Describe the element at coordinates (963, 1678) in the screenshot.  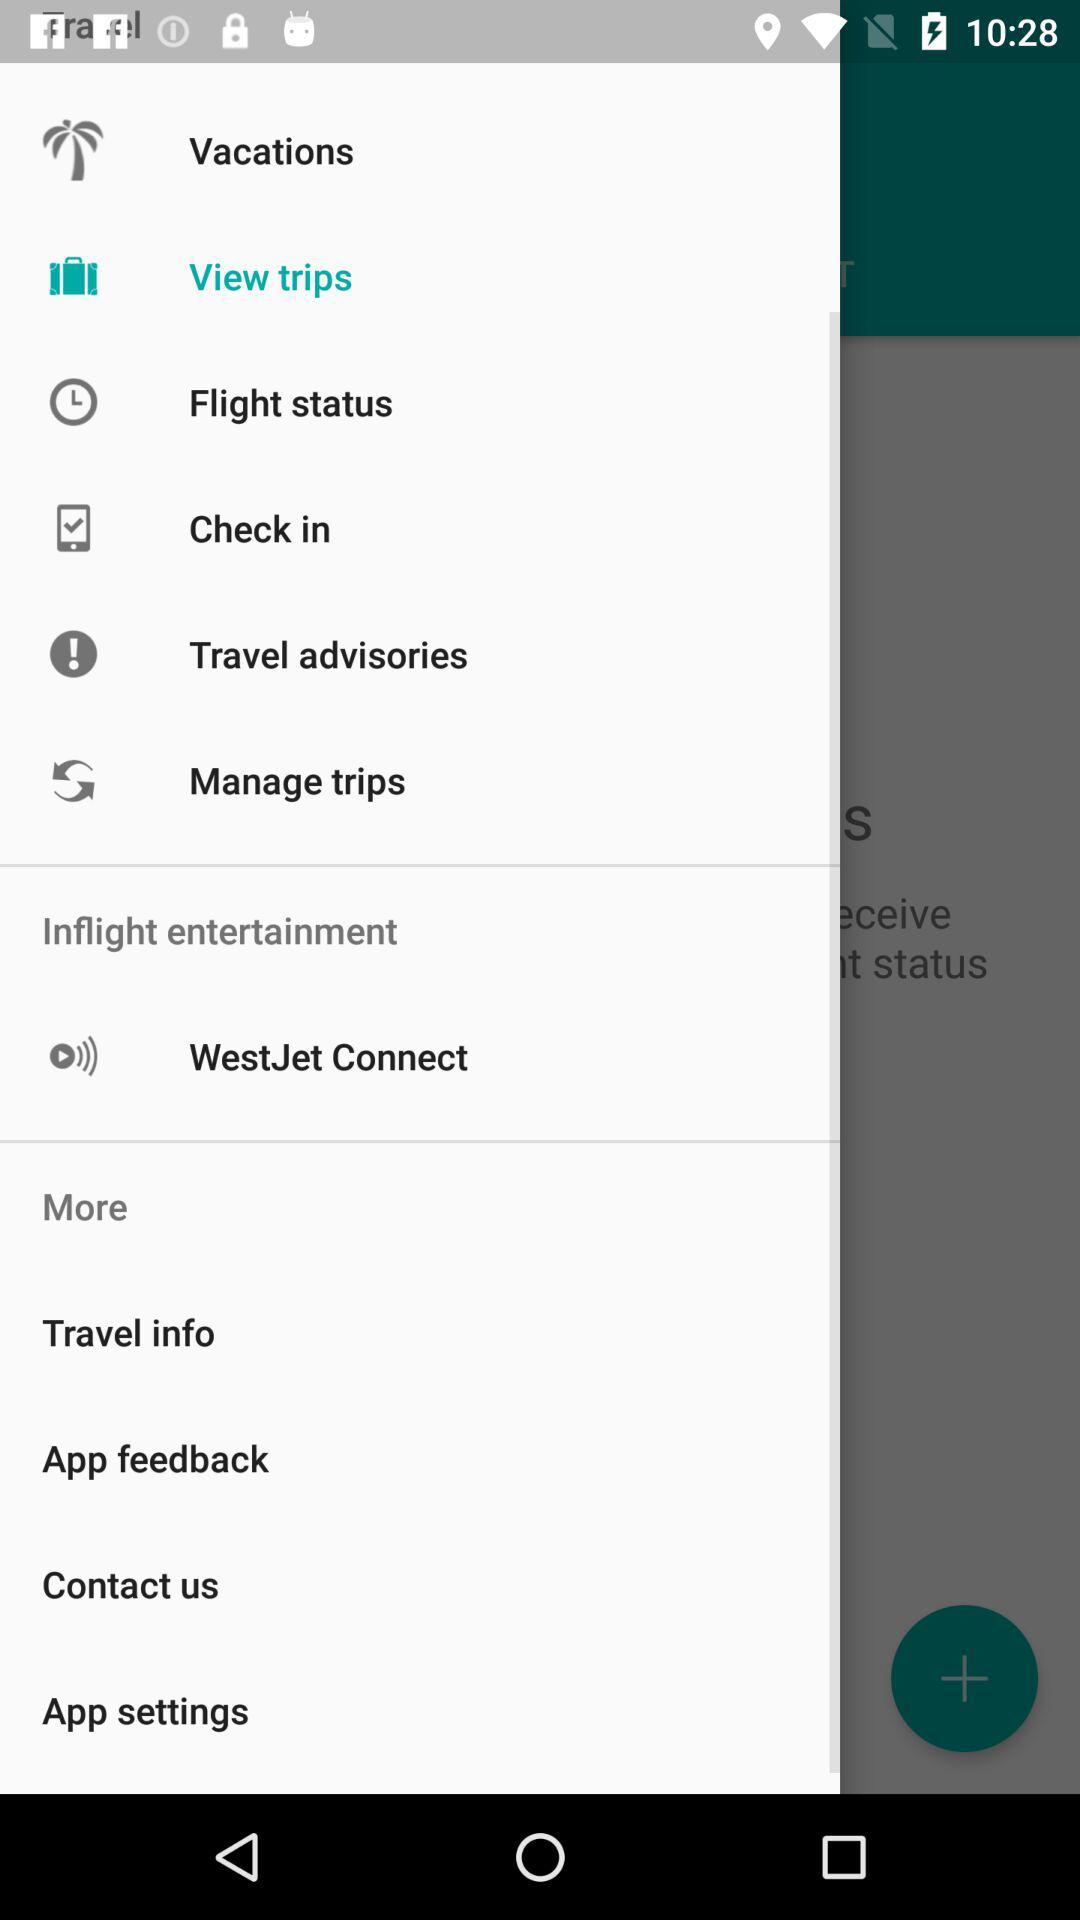
I see `the add icon` at that location.